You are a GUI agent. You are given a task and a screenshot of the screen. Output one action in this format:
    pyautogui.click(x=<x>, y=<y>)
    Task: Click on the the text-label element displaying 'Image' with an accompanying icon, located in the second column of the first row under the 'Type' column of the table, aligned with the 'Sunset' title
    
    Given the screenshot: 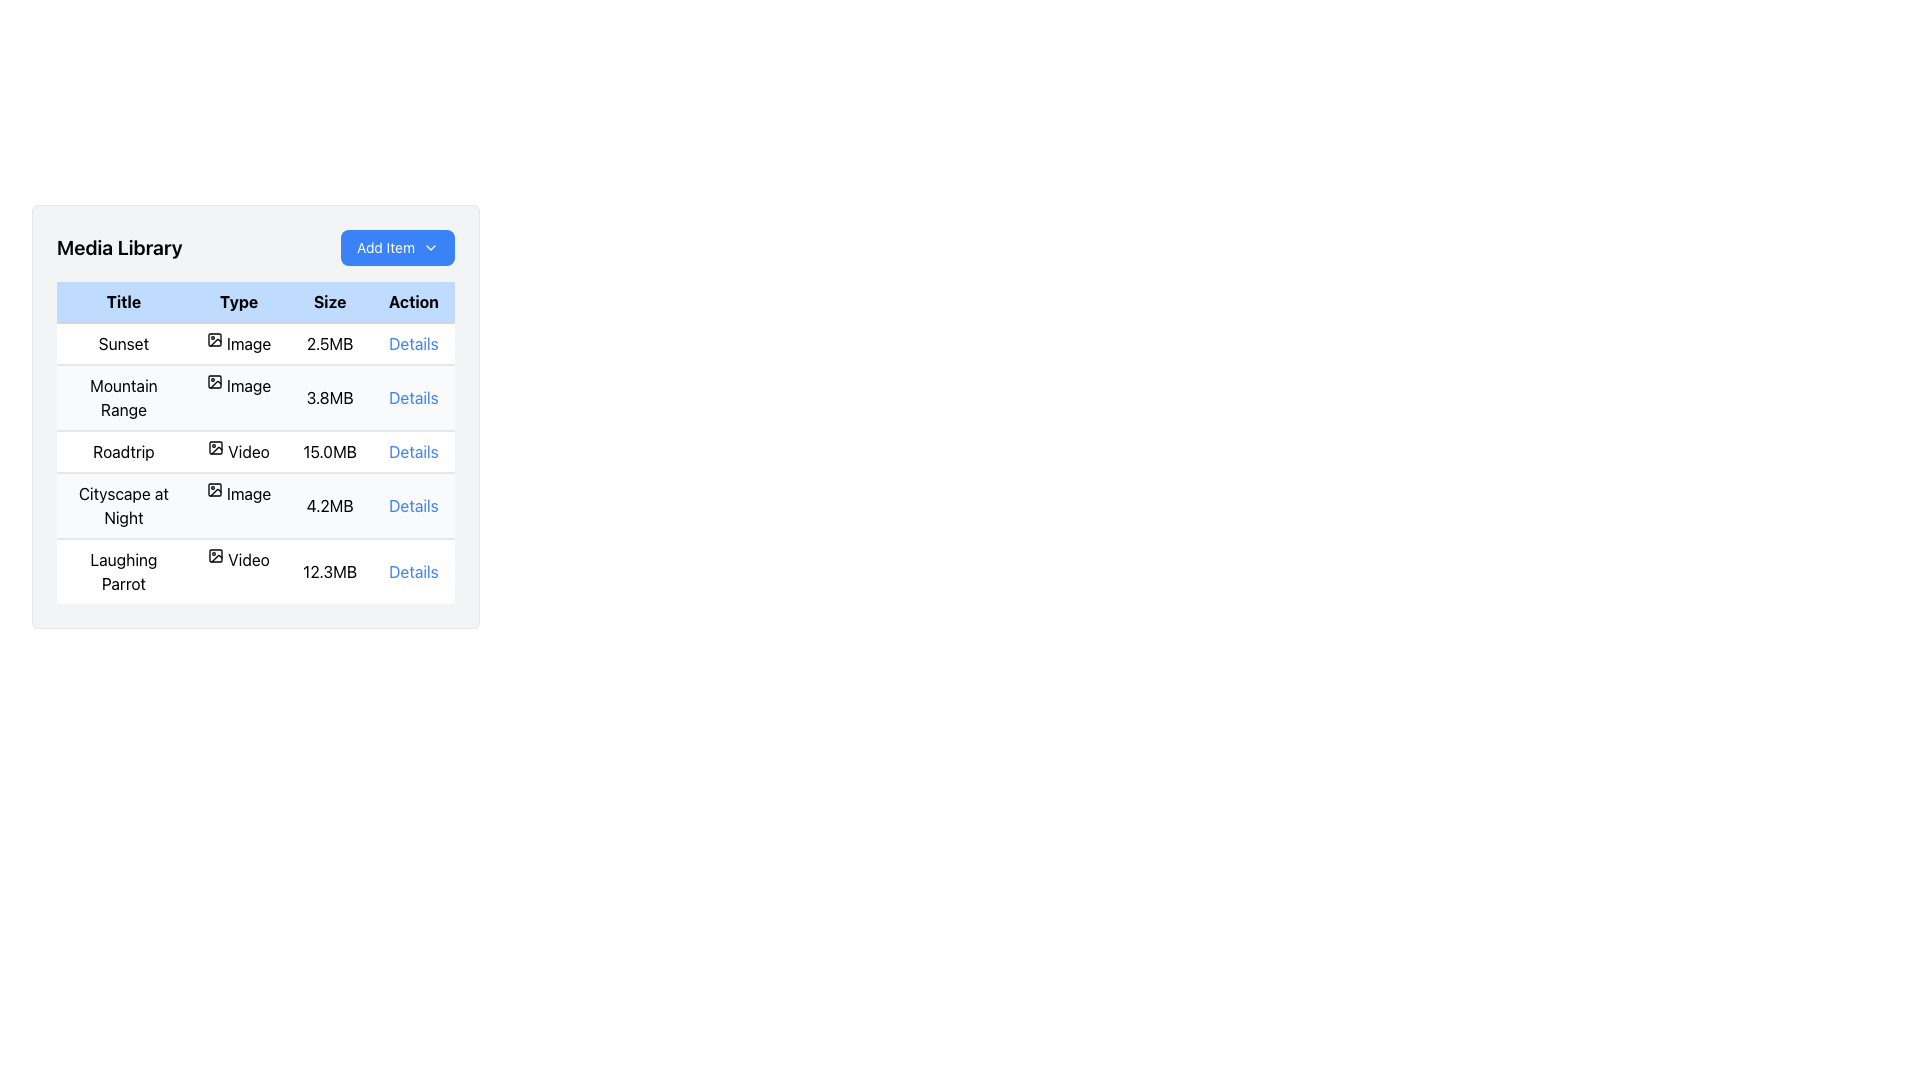 What is the action you would take?
    pyautogui.click(x=239, y=342)
    